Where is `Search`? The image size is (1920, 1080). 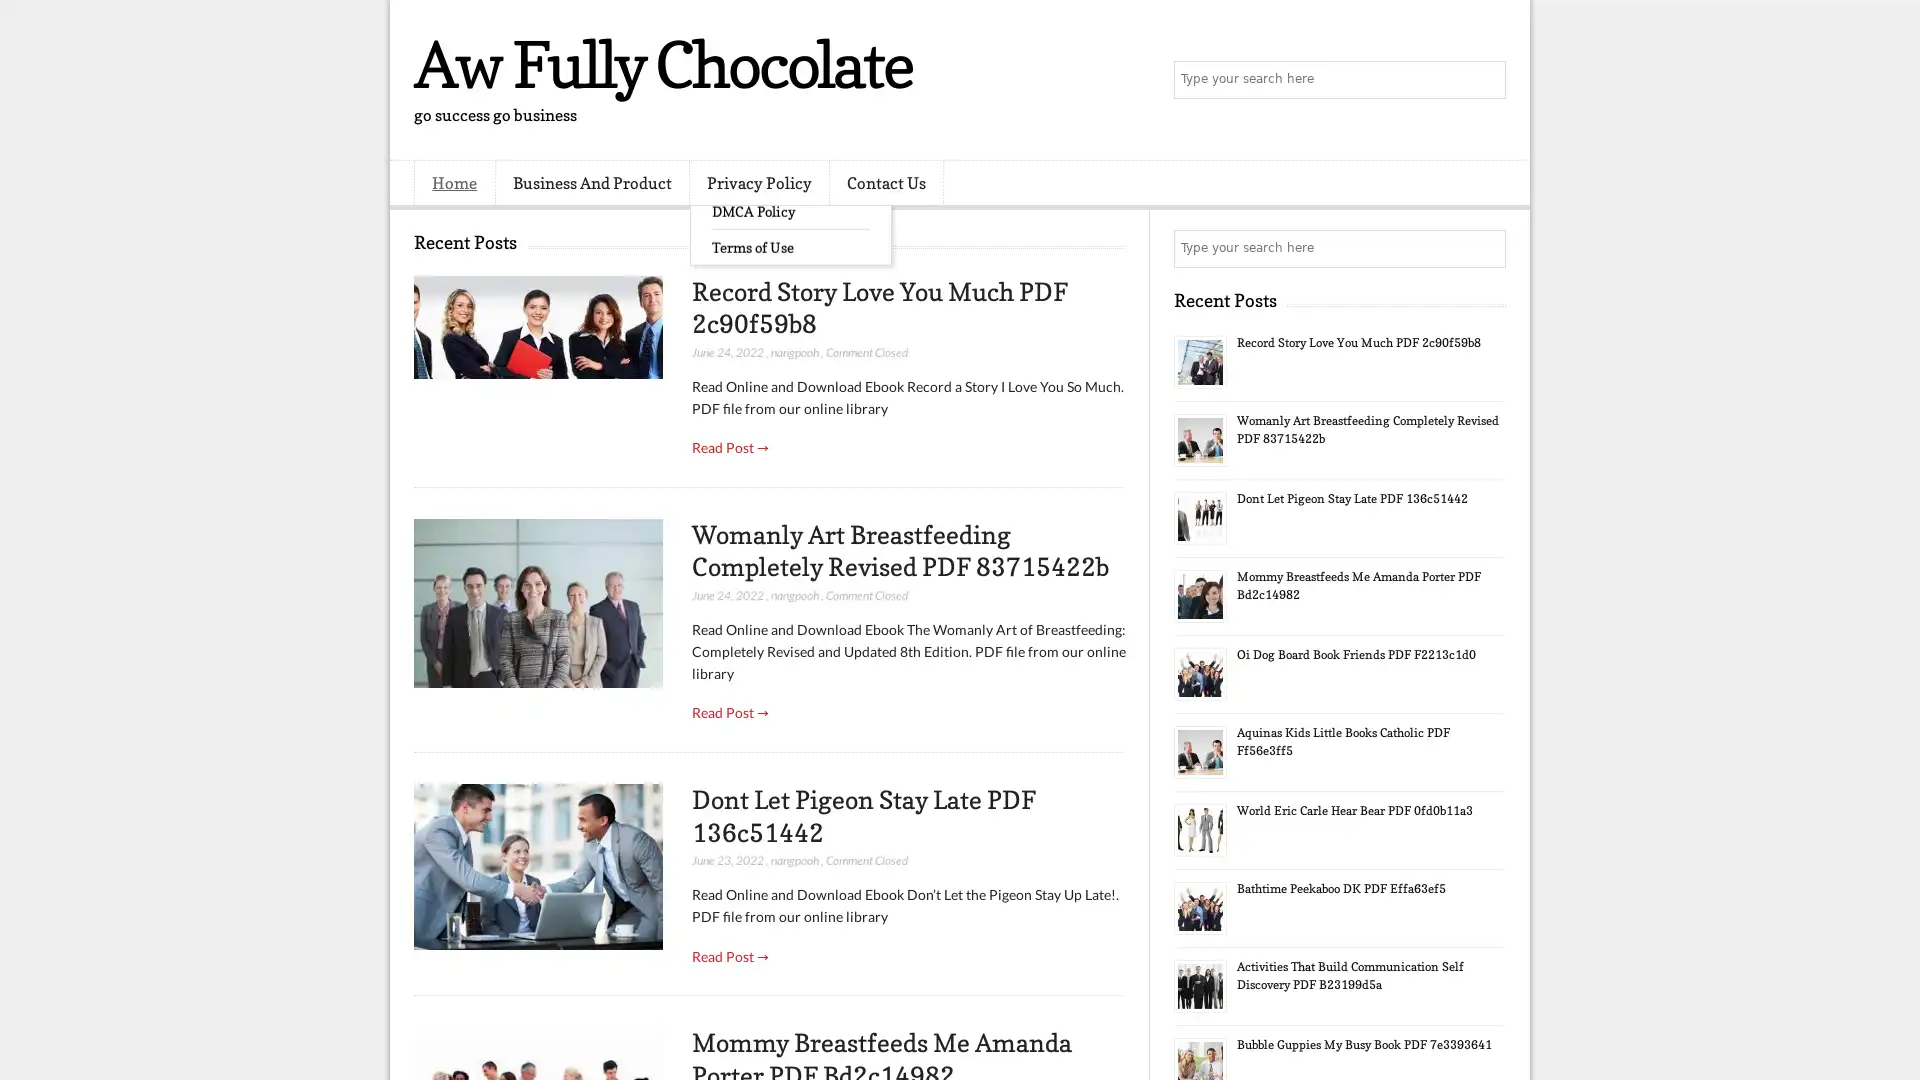
Search is located at coordinates (1485, 248).